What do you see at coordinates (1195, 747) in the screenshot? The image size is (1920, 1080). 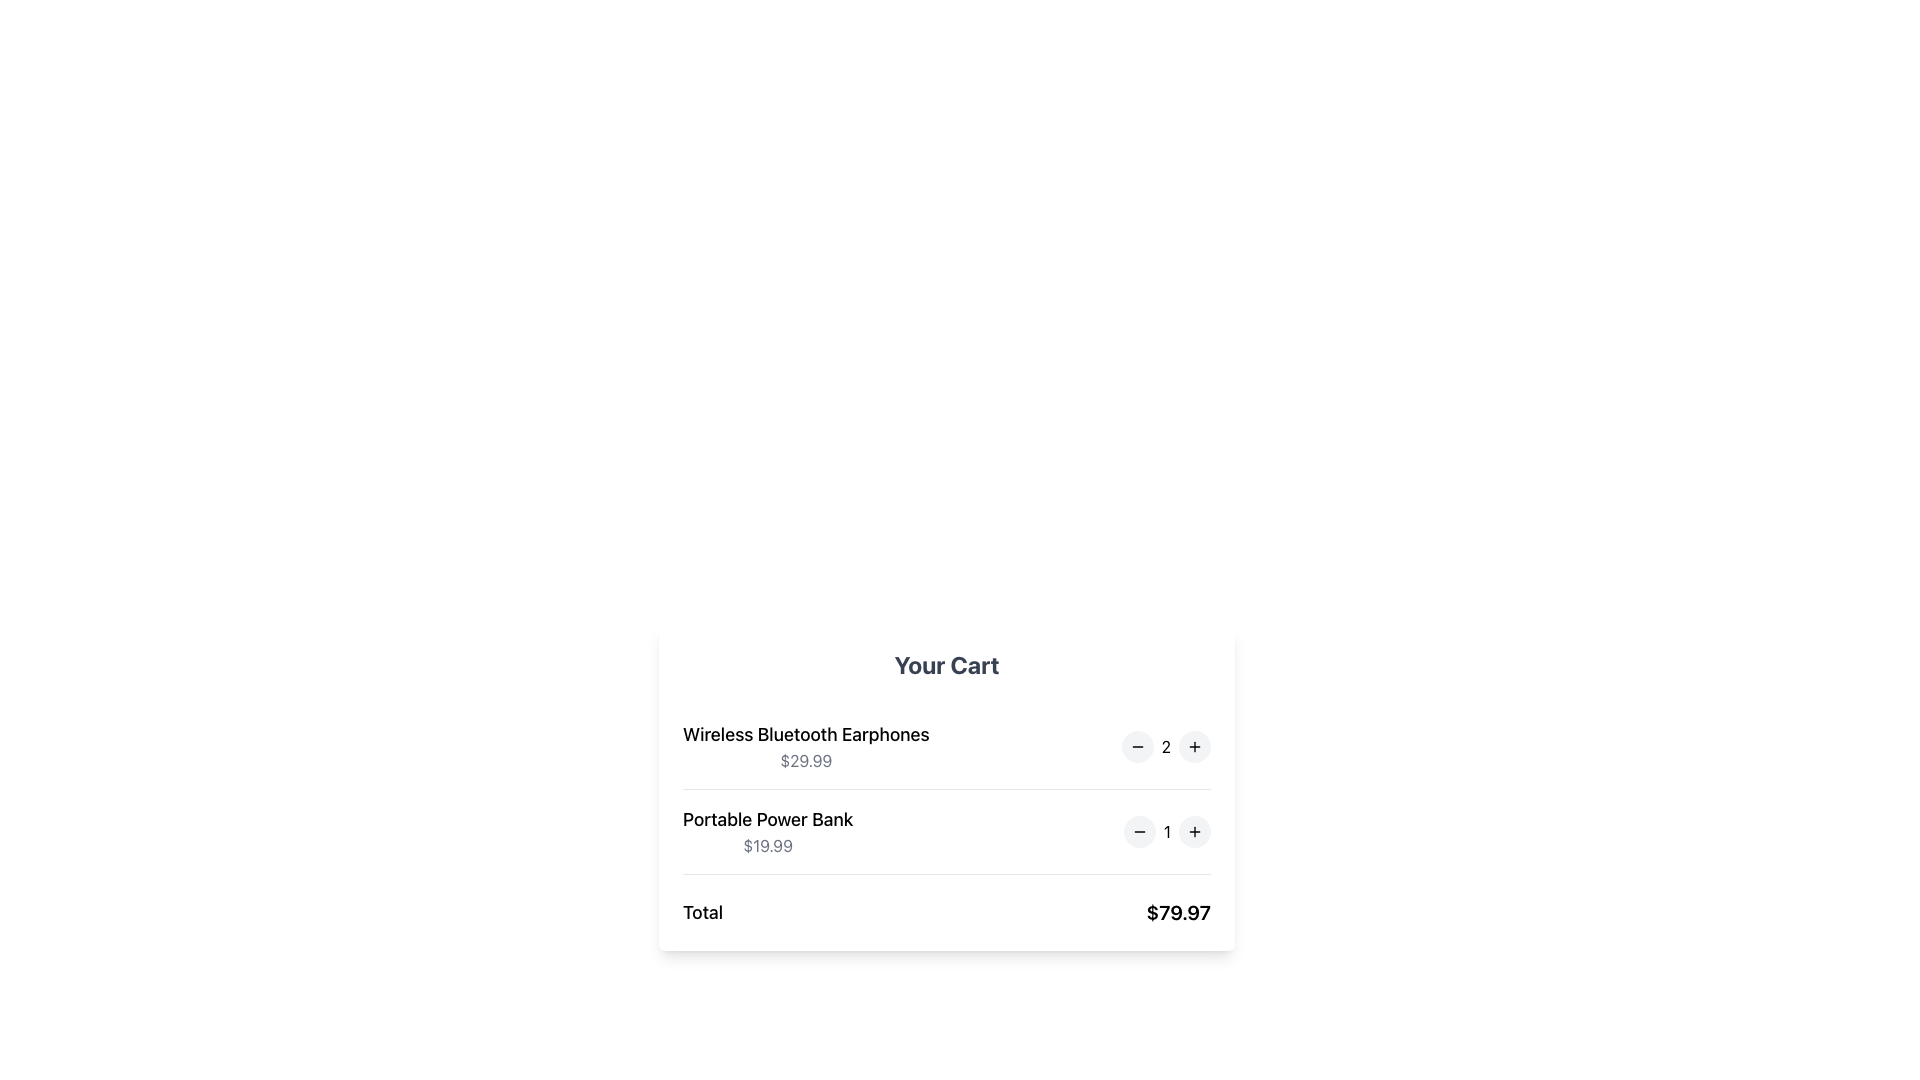 I see `the circular gray button with a '+' icon located to the right of the quantity display ('2') in the shopping cart section to increase the product quantity` at bounding box center [1195, 747].